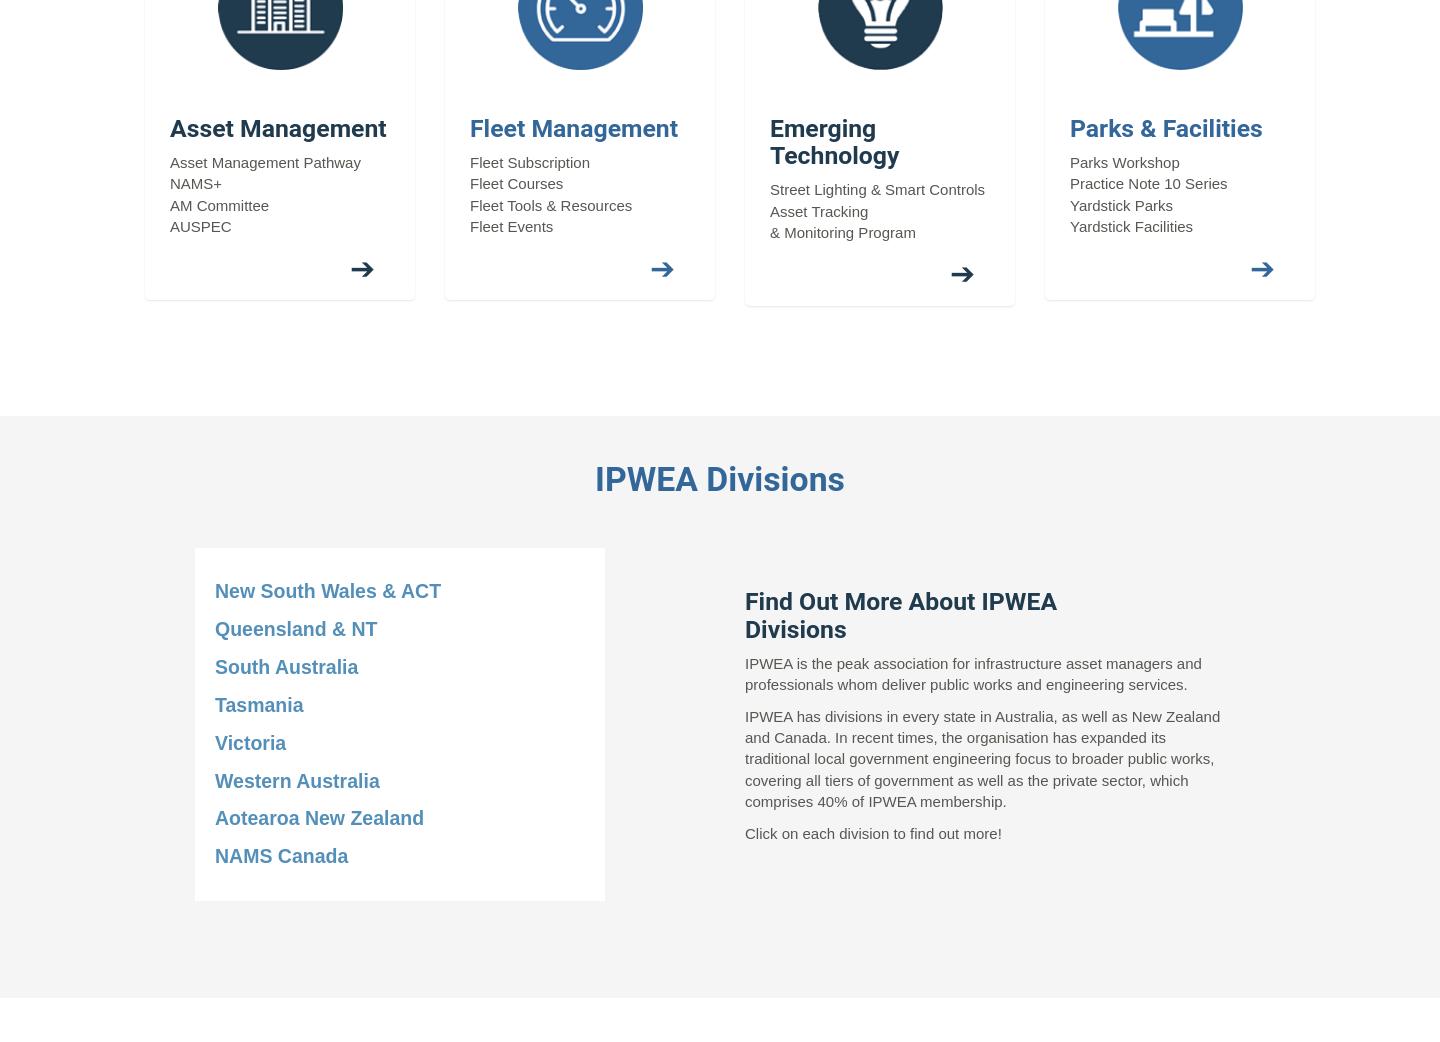 The width and height of the screenshot is (1440, 1042). Describe the element at coordinates (510, 225) in the screenshot. I see `'Fleet Events'` at that location.